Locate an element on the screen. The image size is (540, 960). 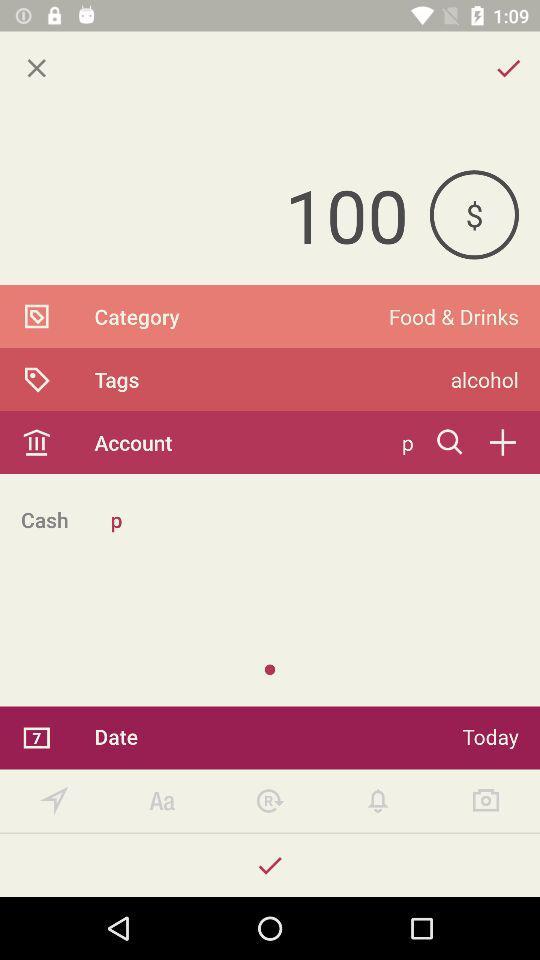
the app to the left of p is located at coordinates (44, 518).